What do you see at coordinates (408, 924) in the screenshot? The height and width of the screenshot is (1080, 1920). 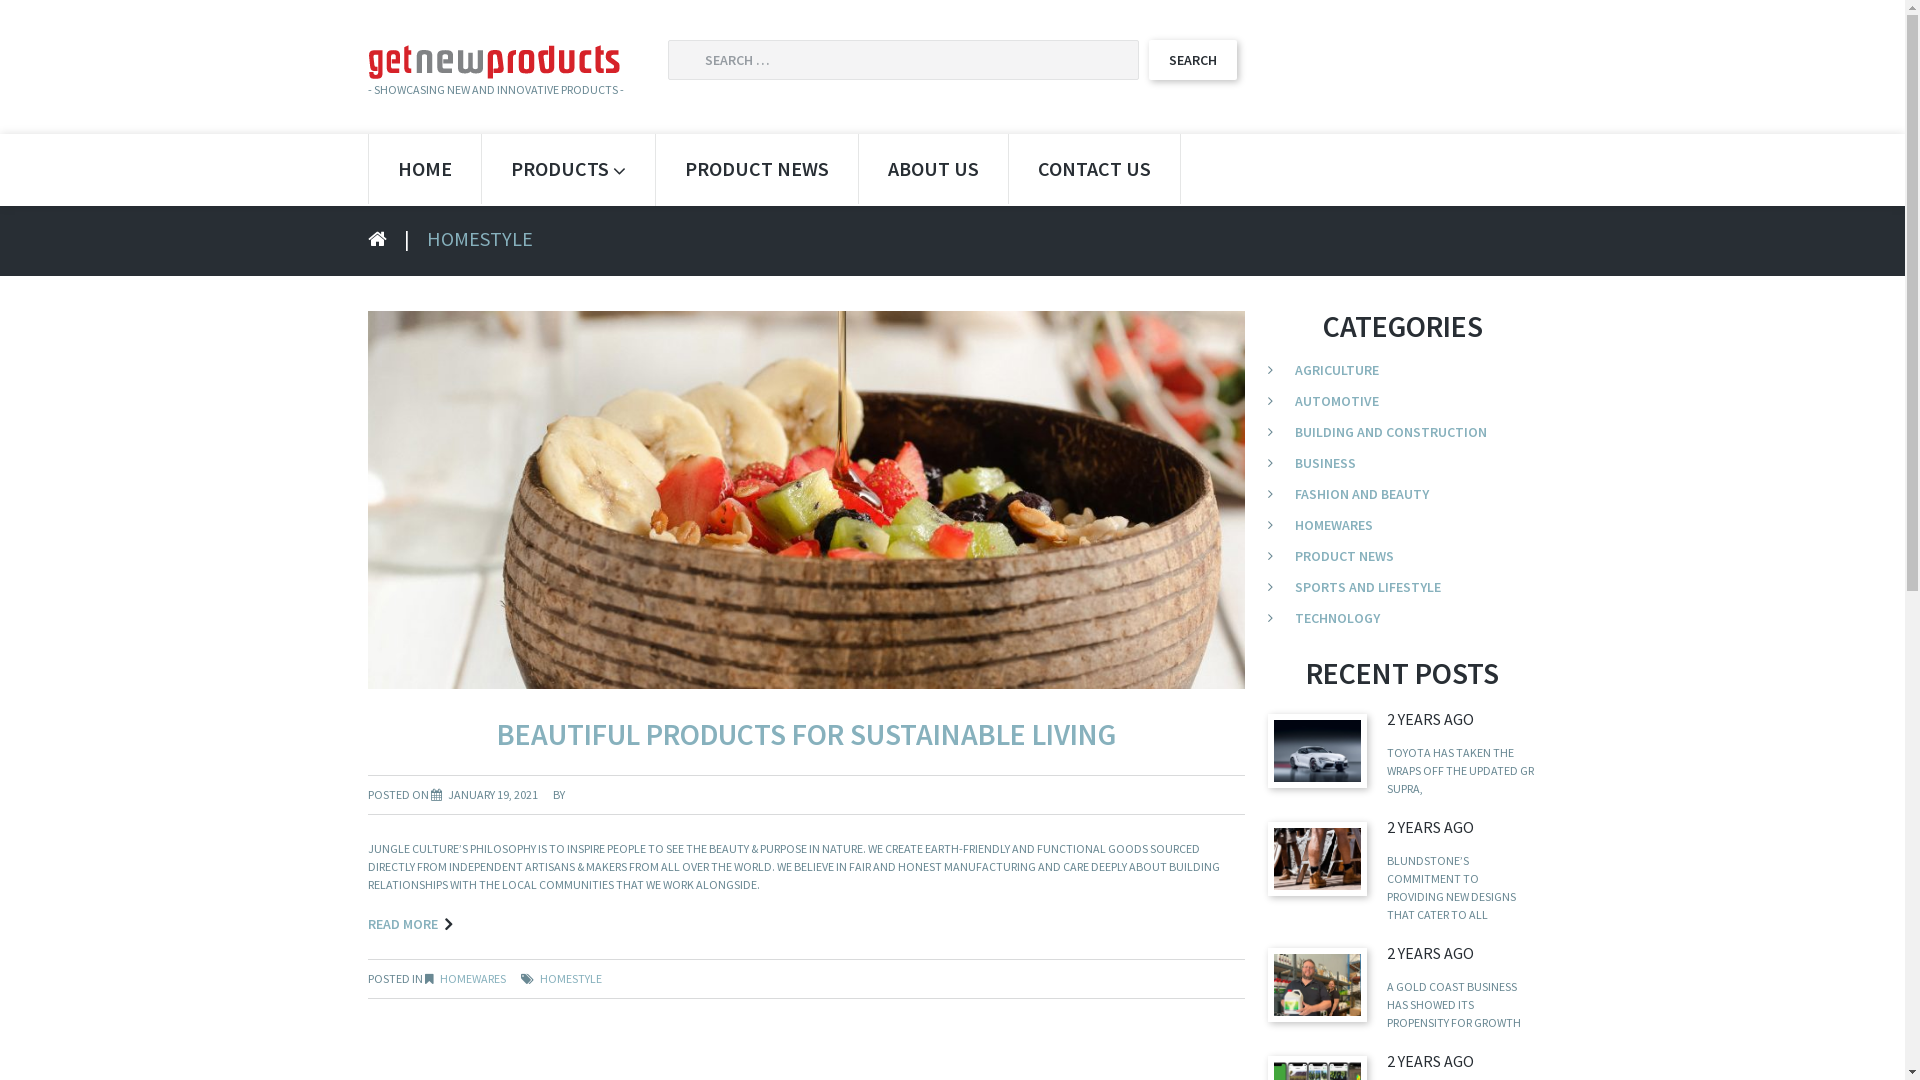 I see `'READ MORE'` at bounding box center [408, 924].